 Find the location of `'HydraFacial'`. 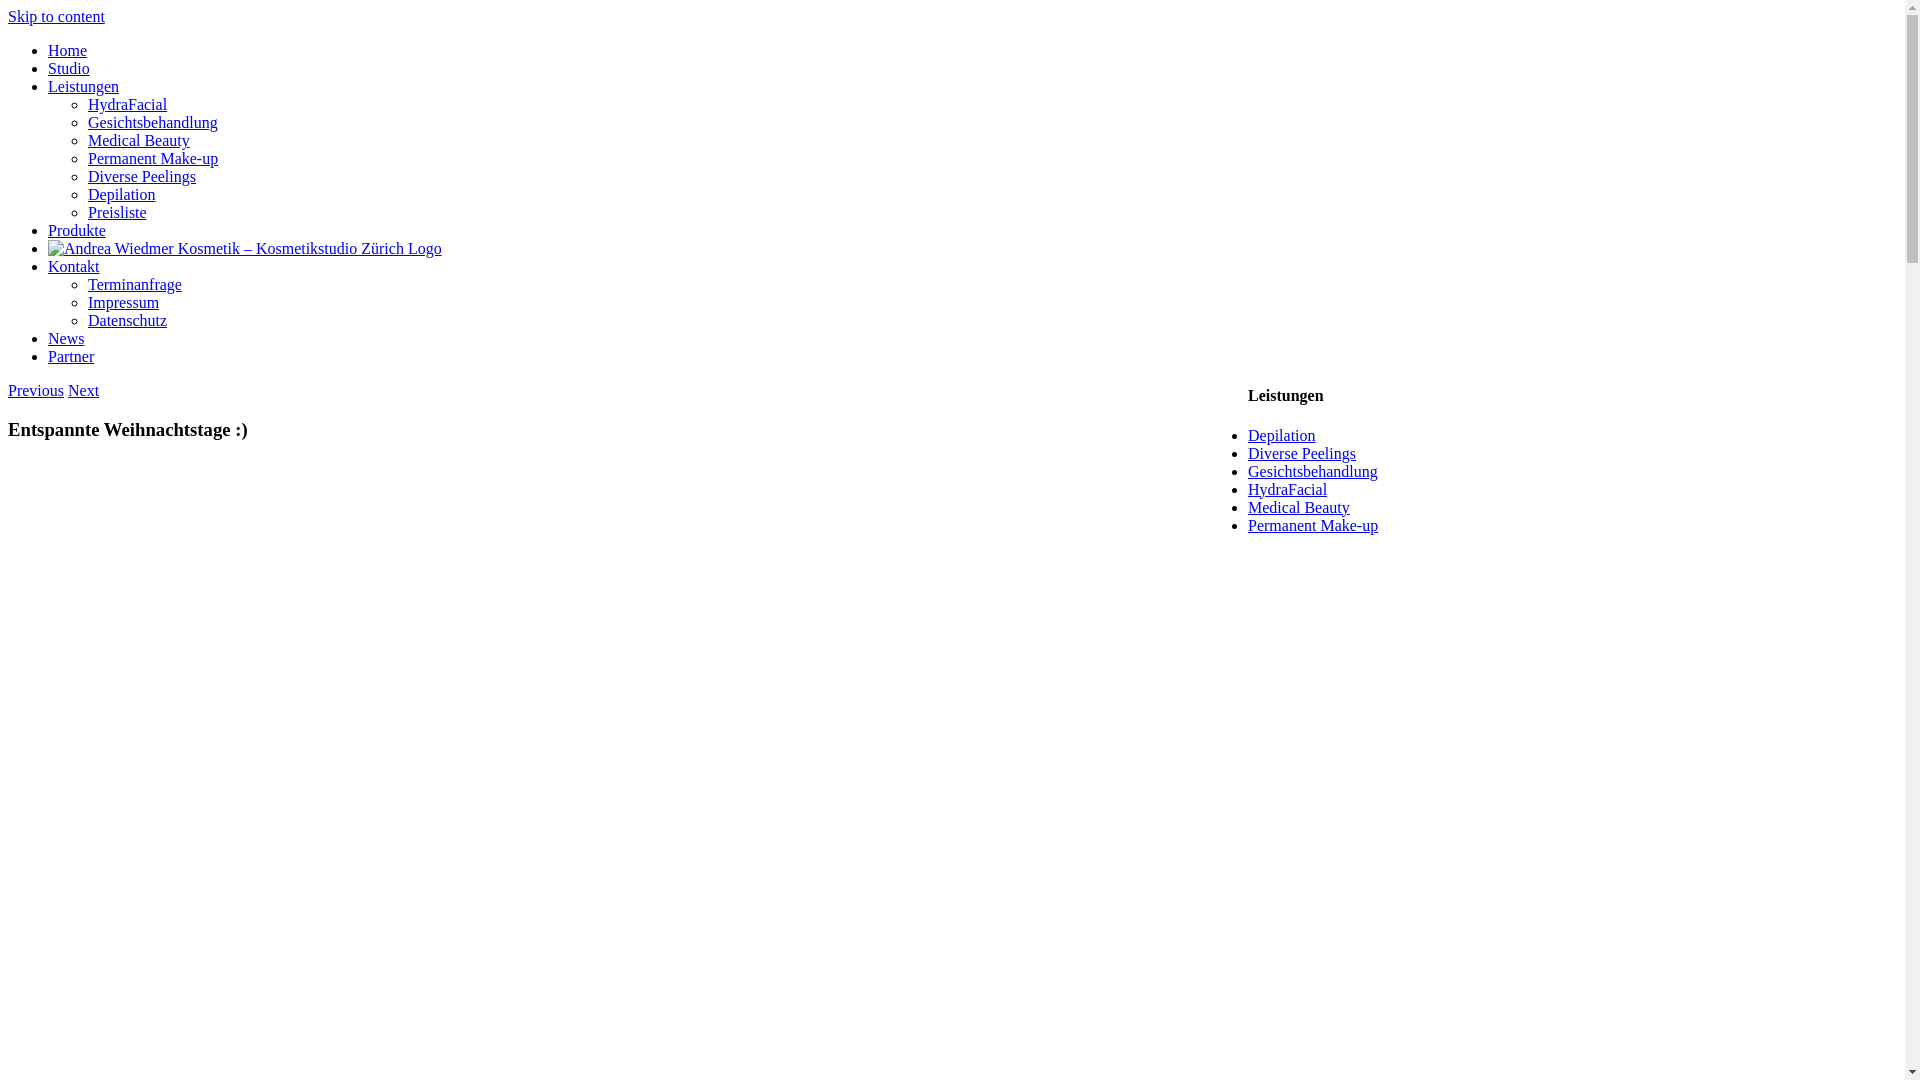

'HydraFacial' is located at coordinates (1287, 489).